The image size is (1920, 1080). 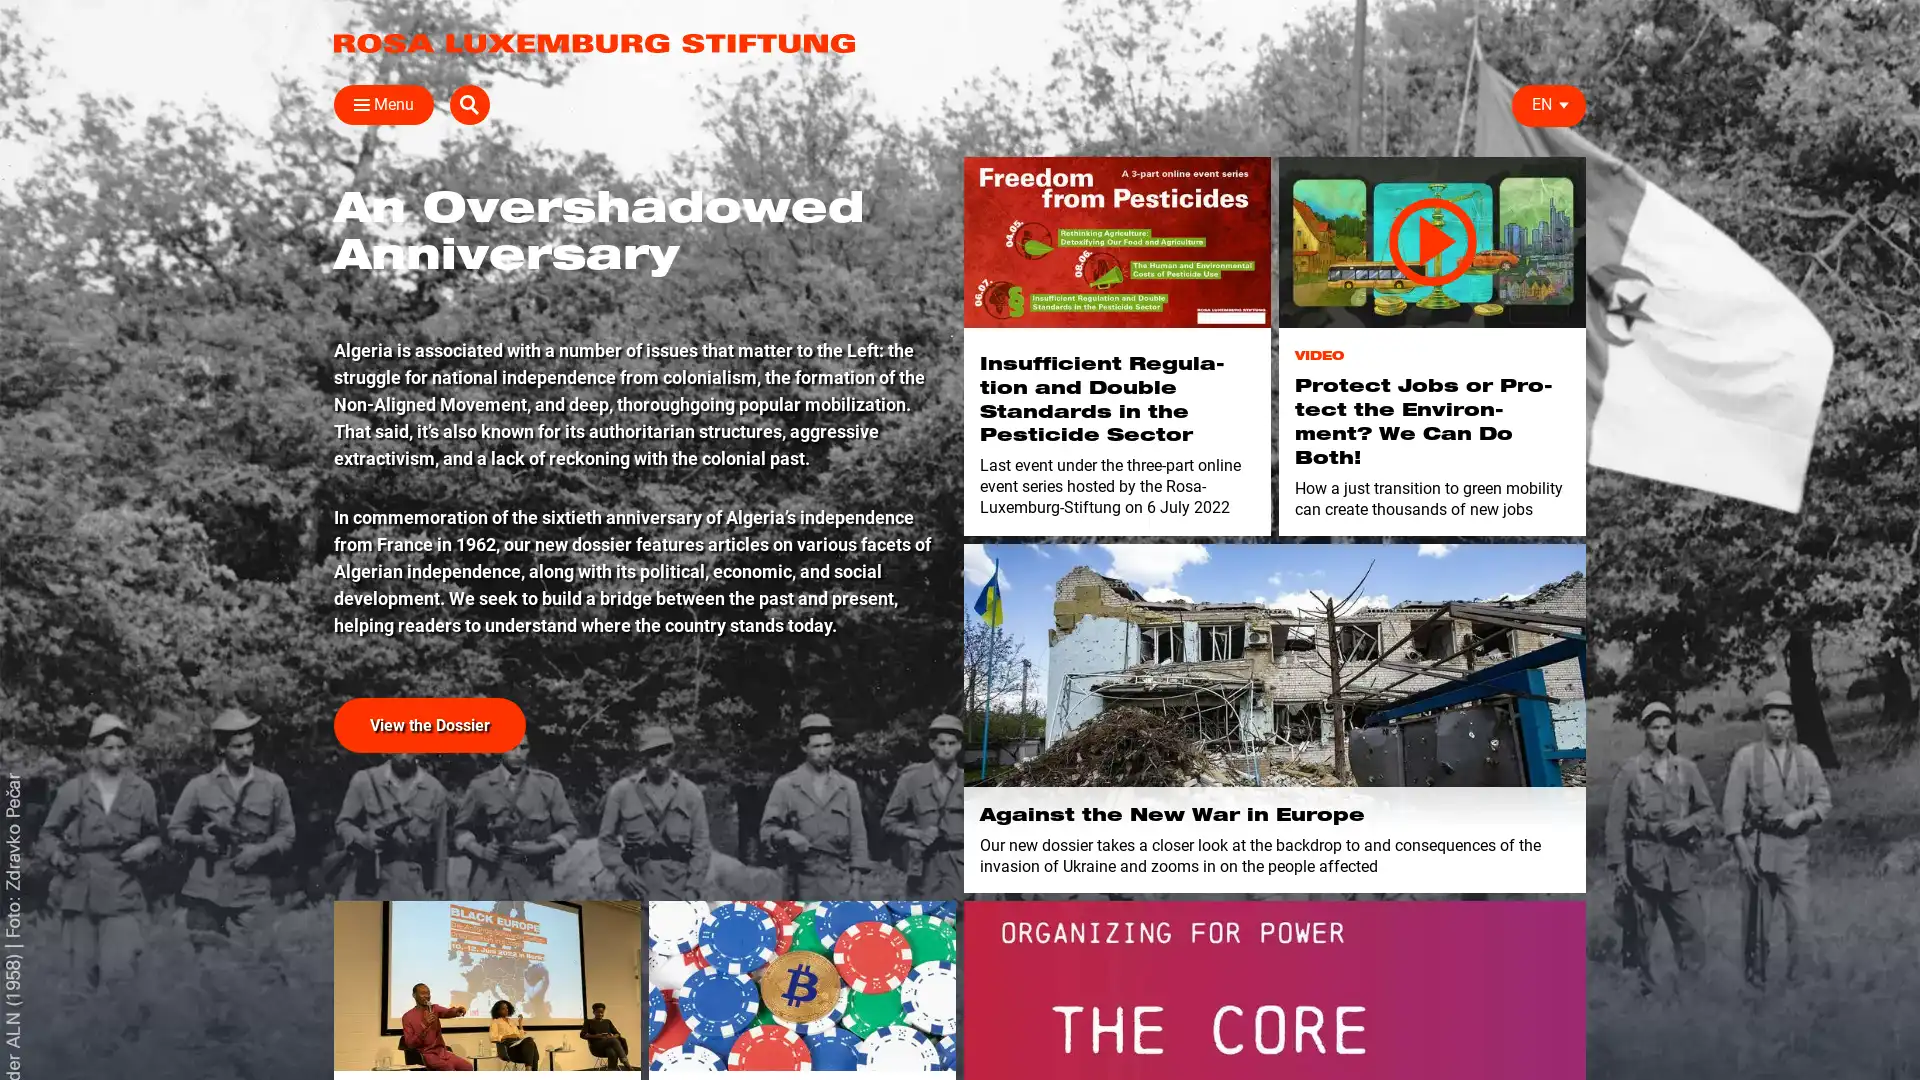 What do you see at coordinates (325, 459) in the screenshot?
I see `Show more / less` at bounding box center [325, 459].